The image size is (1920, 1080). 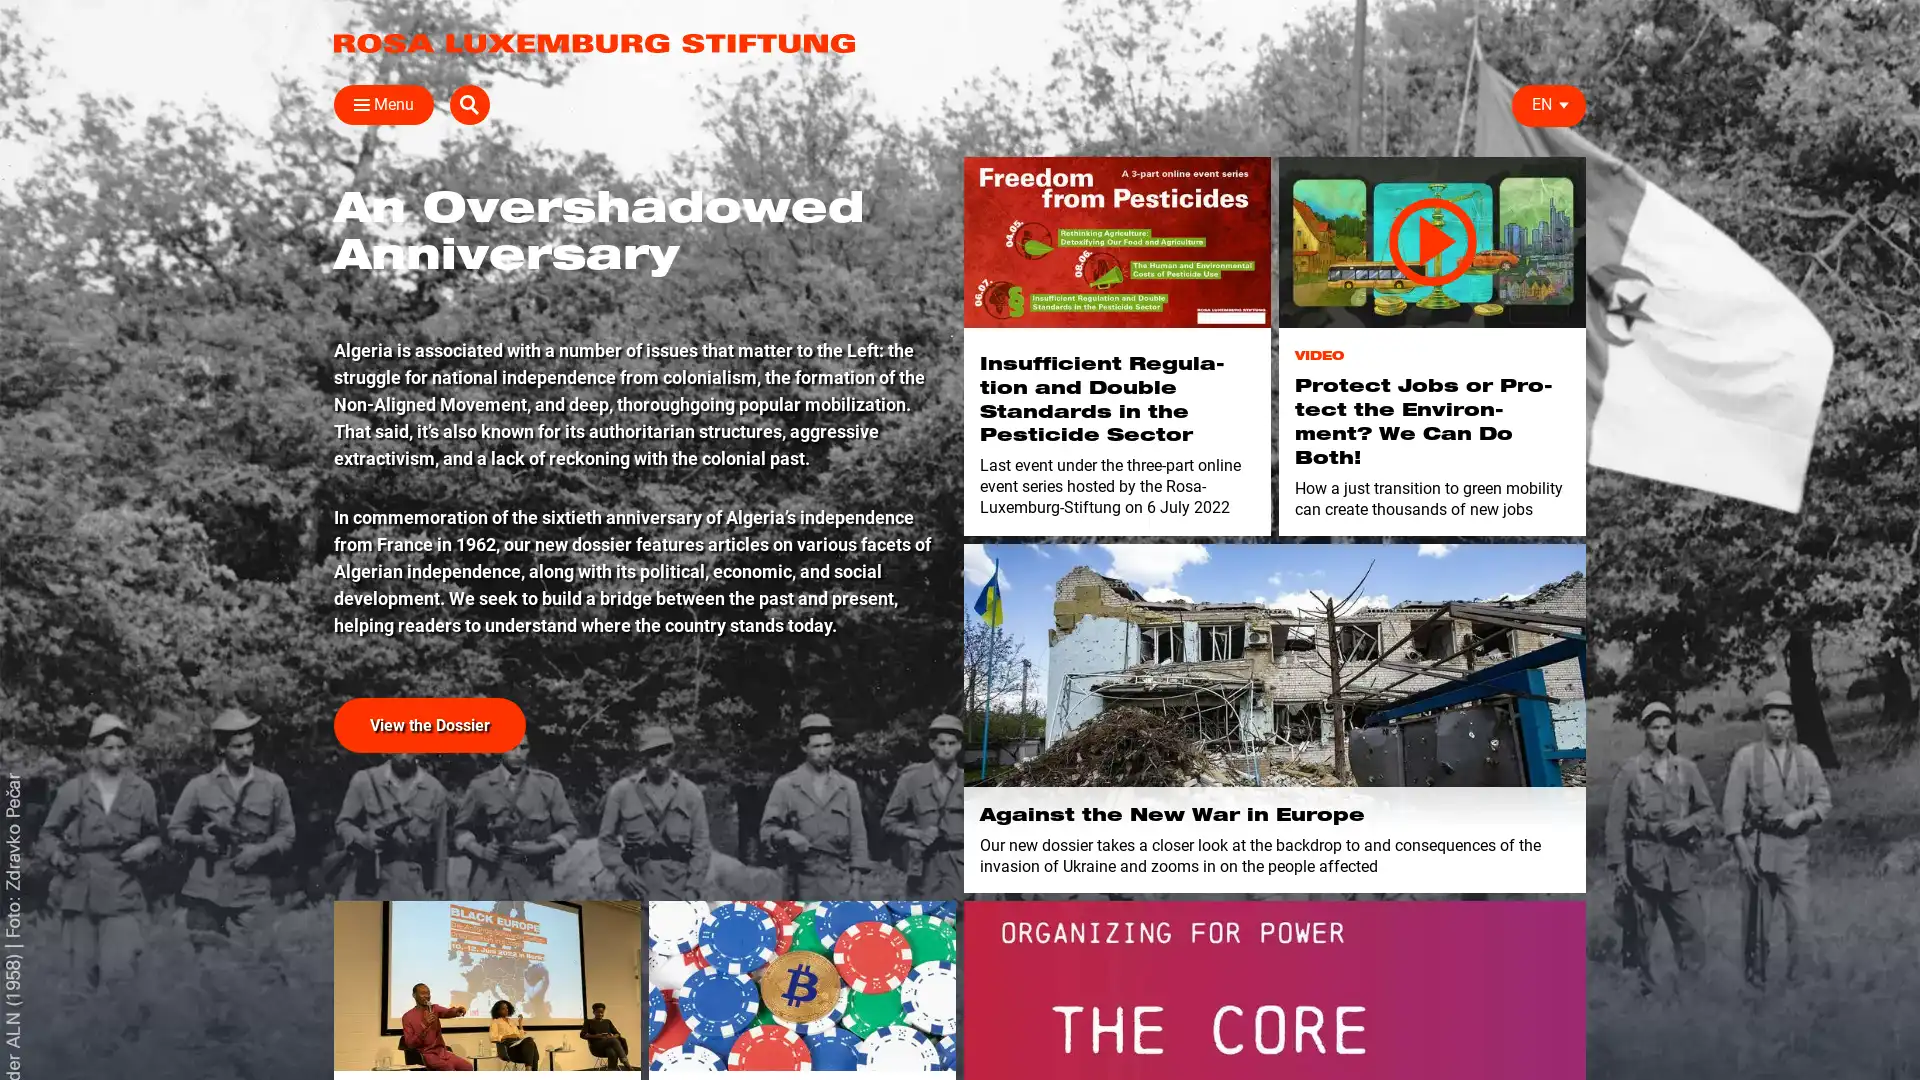 What do you see at coordinates (325, 459) in the screenshot?
I see `Show more / less` at bounding box center [325, 459].